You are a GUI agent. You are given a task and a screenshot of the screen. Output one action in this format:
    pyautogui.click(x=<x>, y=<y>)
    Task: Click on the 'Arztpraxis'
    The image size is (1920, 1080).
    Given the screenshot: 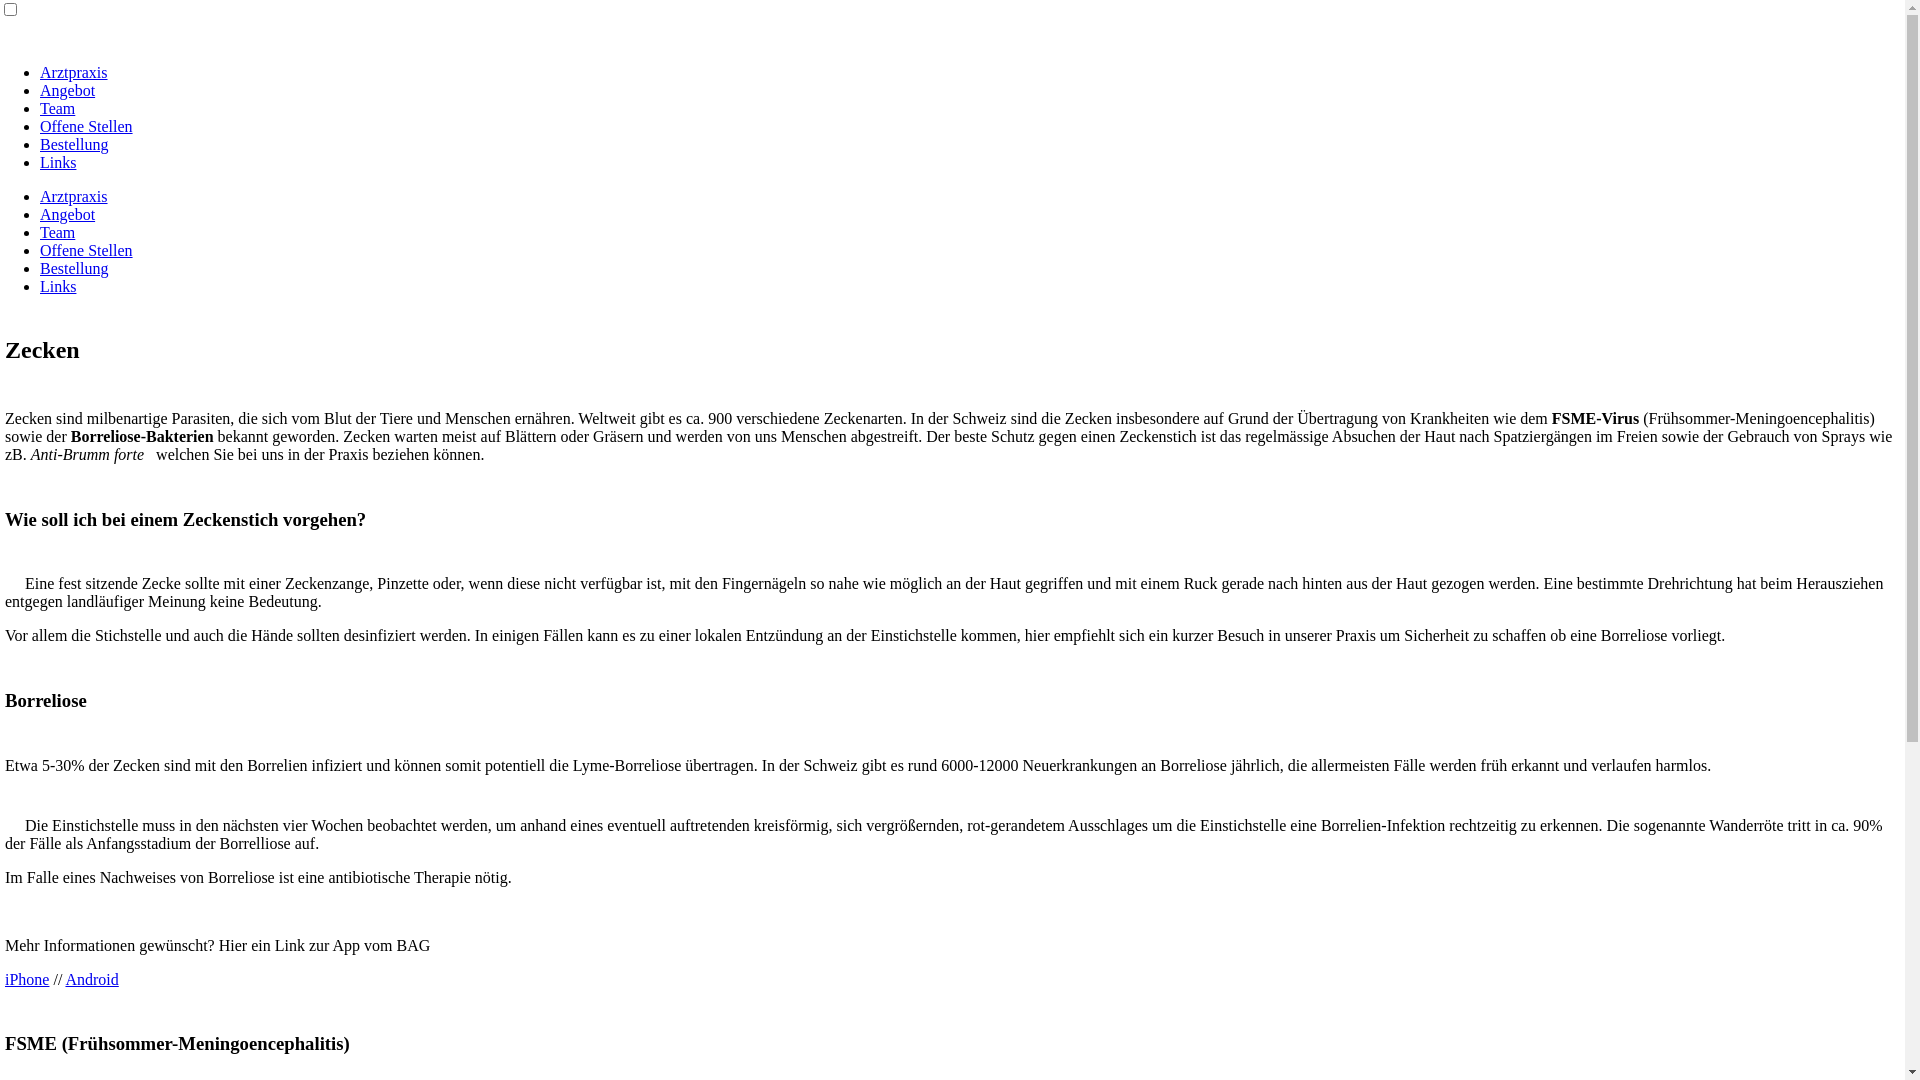 What is the action you would take?
    pyautogui.click(x=73, y=196)
    